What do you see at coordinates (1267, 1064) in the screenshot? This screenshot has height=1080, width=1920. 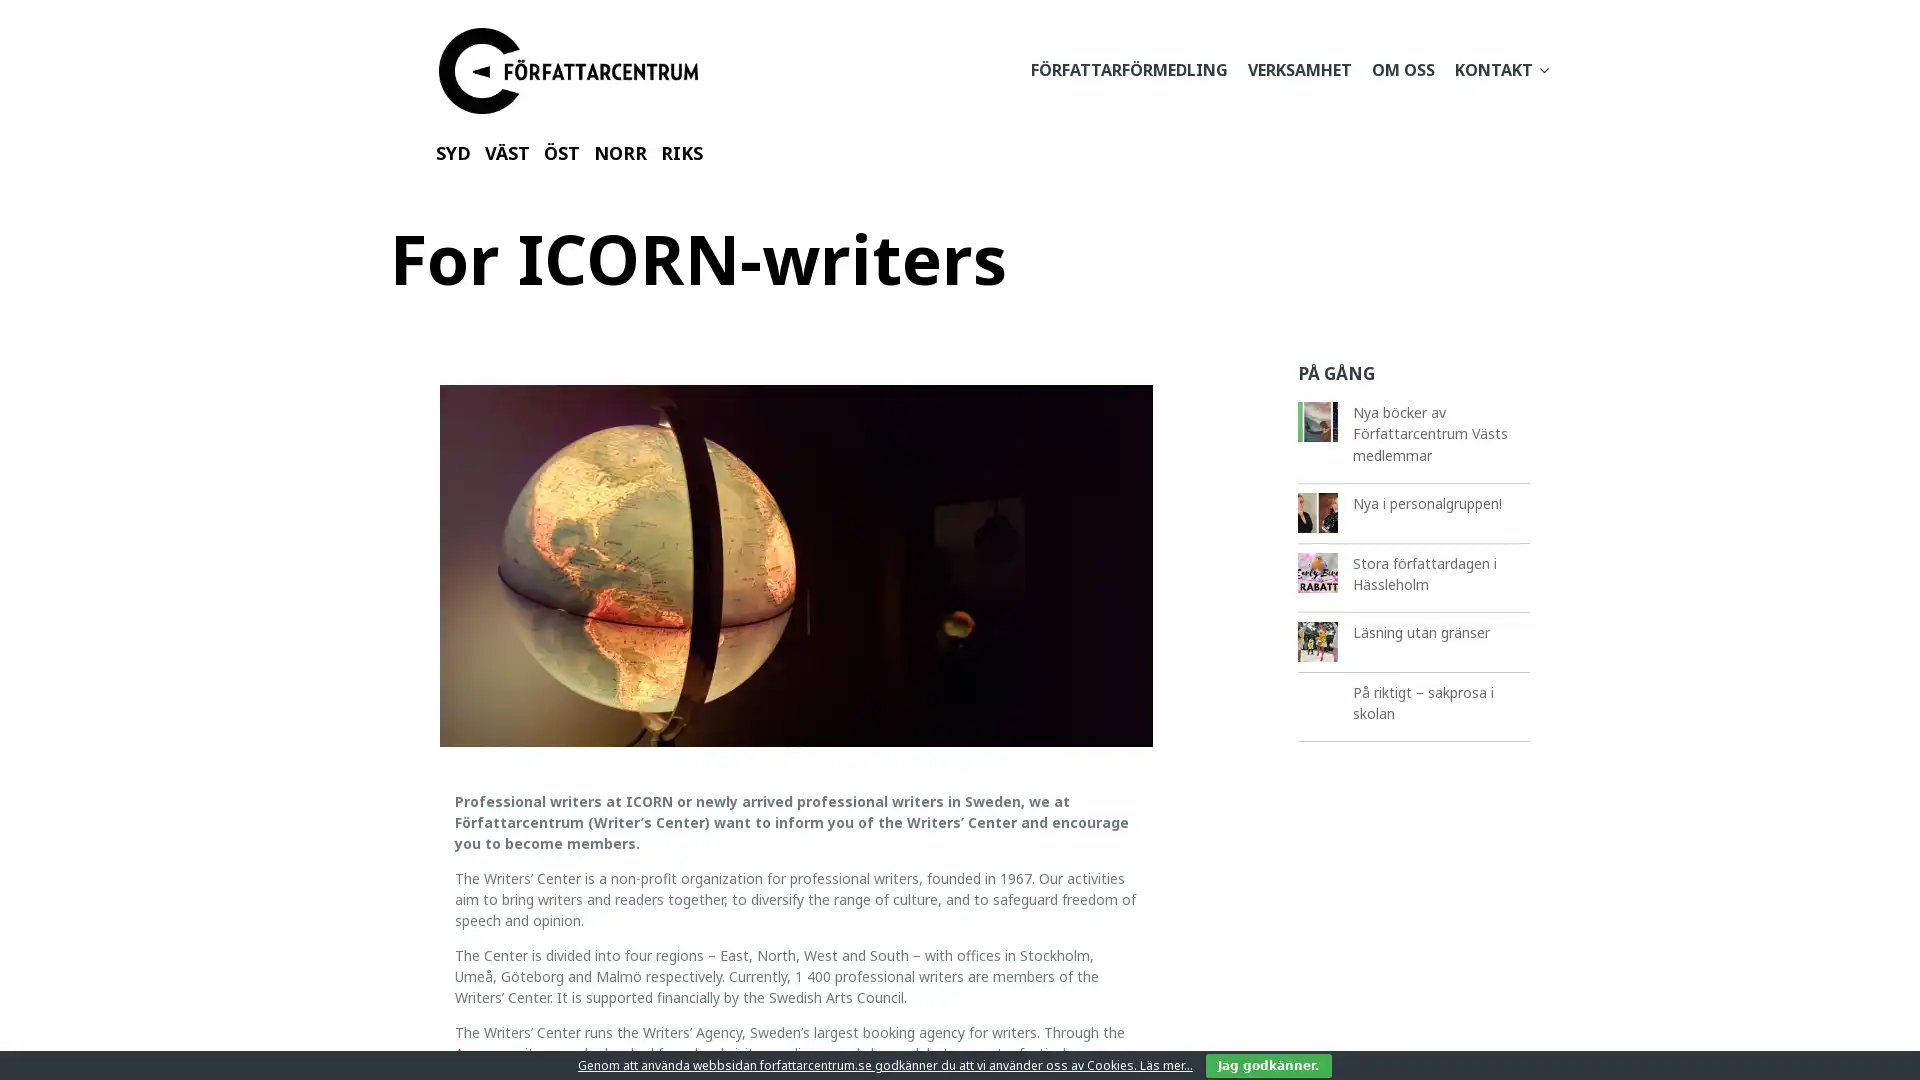 I see `Jag godkanner.` at bounding box center [1267, 1064].